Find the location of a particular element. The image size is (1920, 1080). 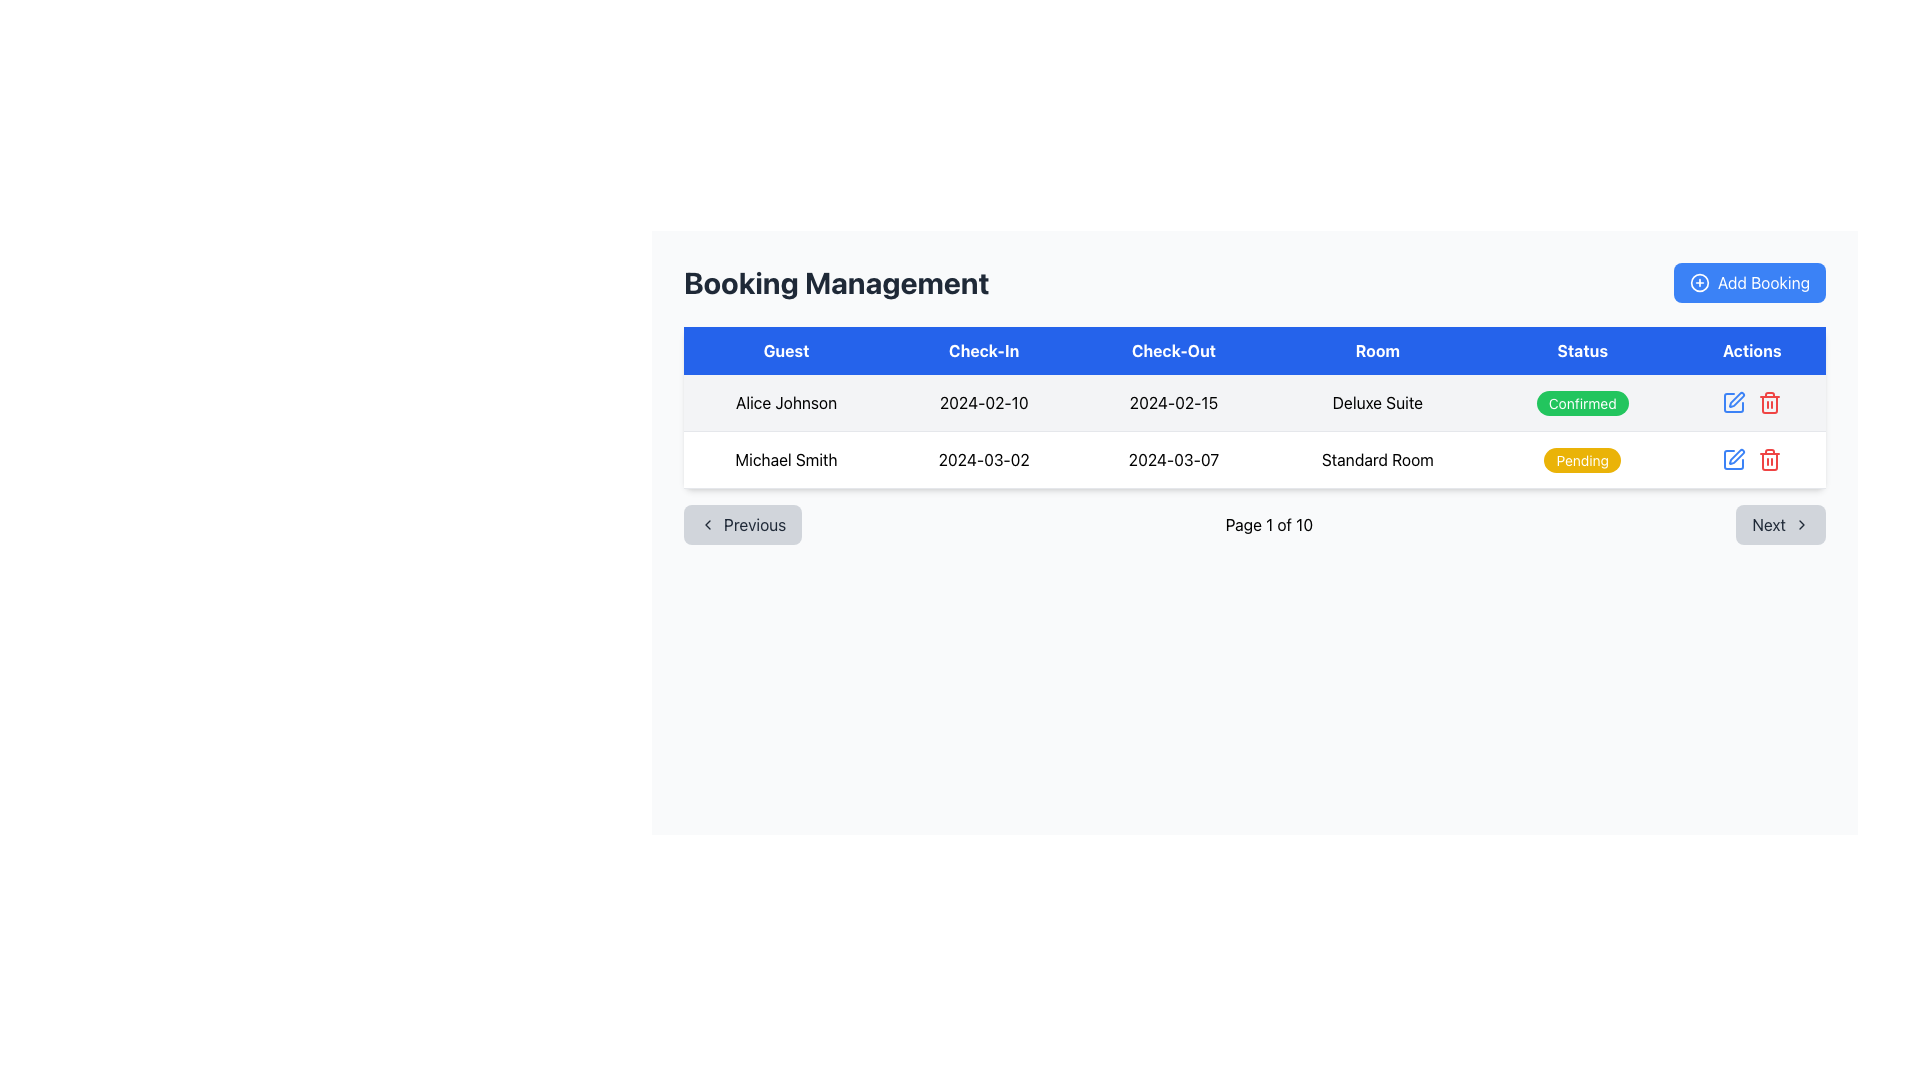

text label displaying 'Page 1 of 10' located at the bottom center of the interface, part of the pagination control is located at coordinates (1268, 523).